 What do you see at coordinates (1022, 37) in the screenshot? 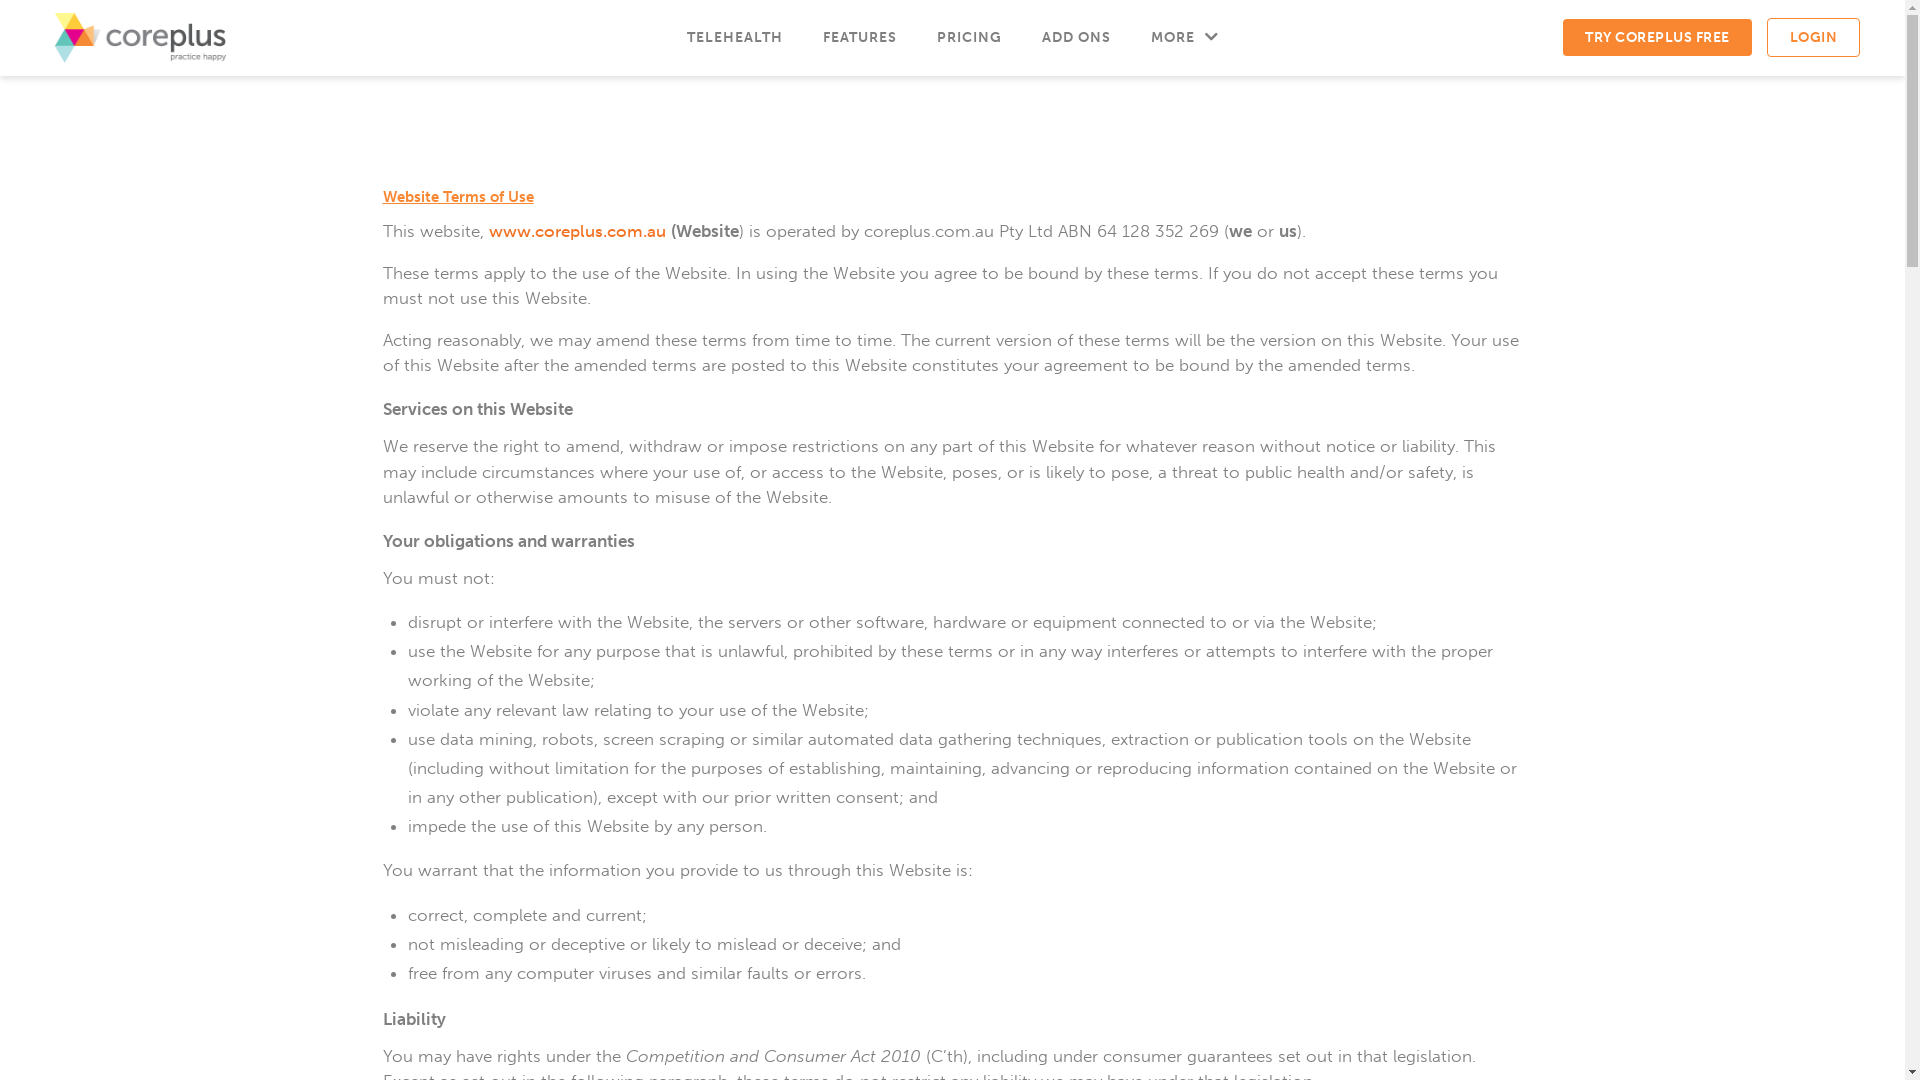
I see `'ADD ONS'` at bounding box center [1022, 37].